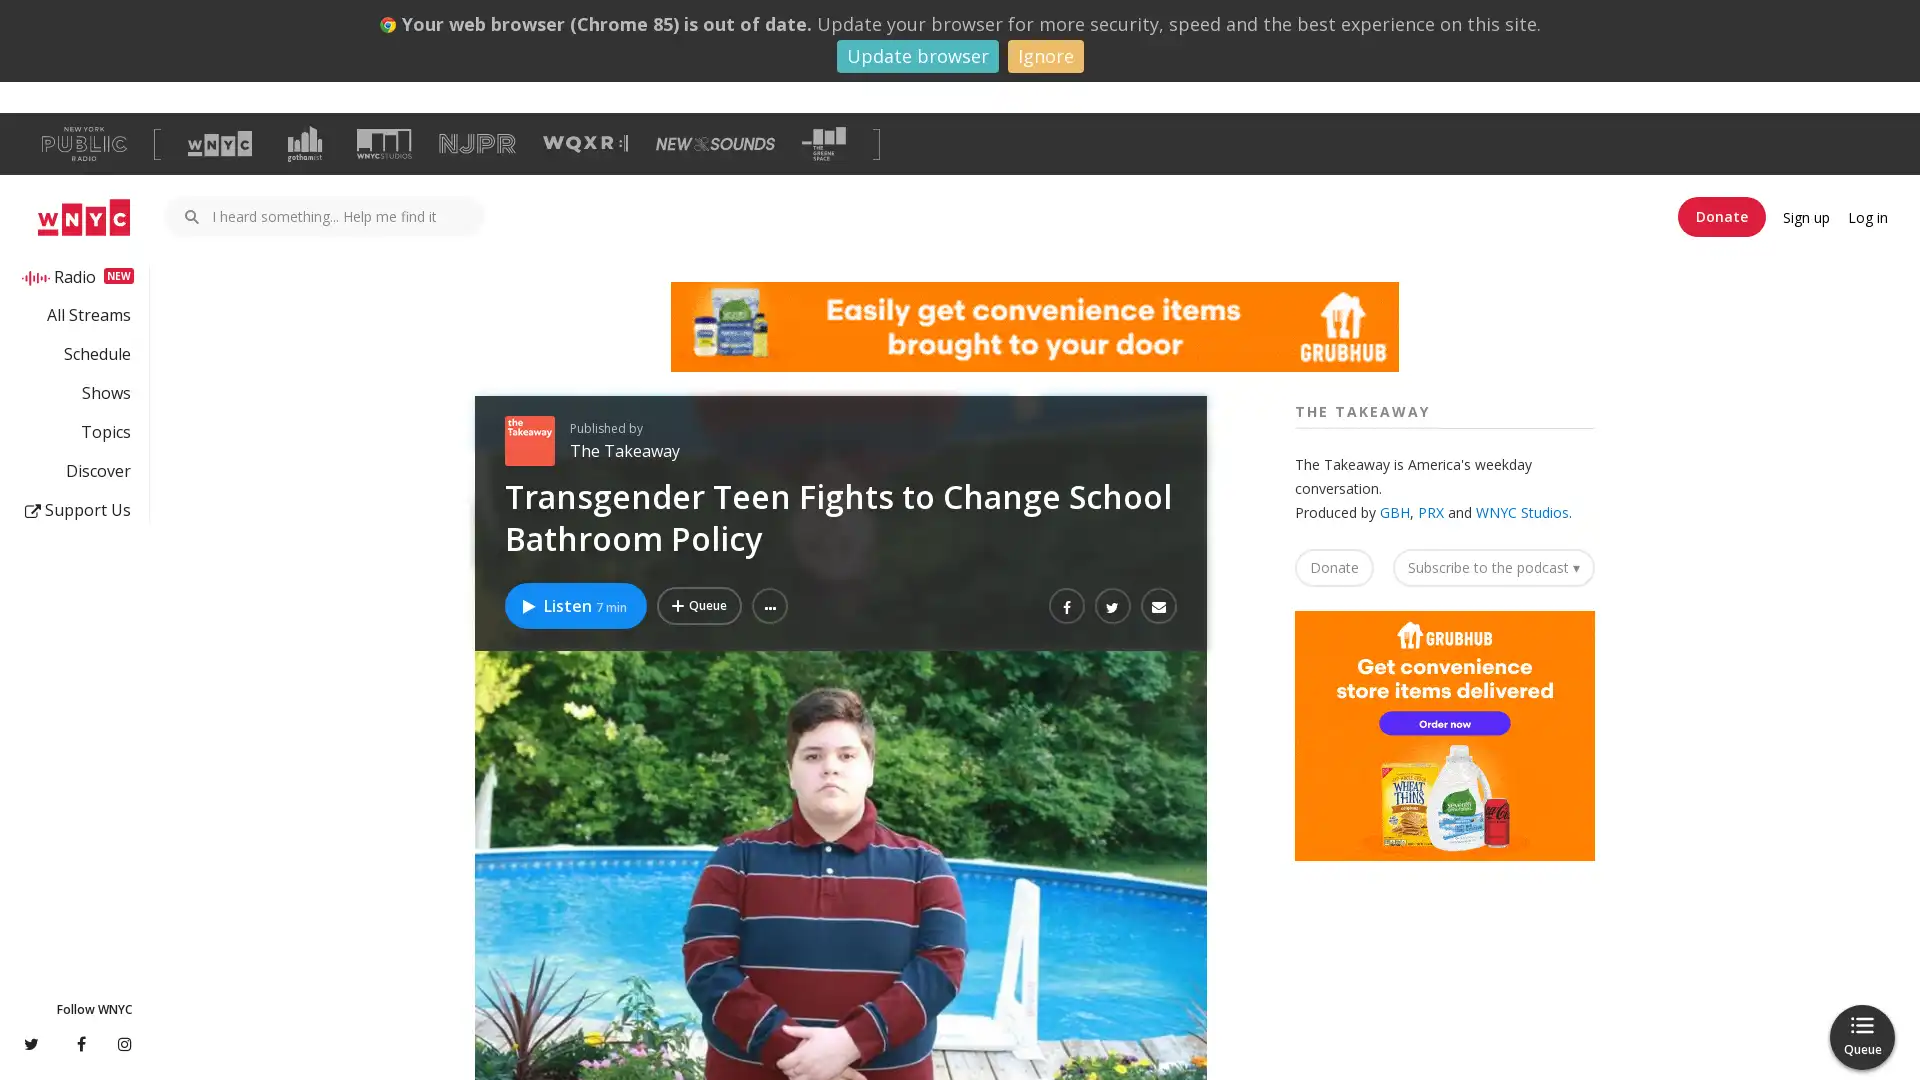 The height and width of the screenshot is (1080, 1920). I want to click on Ignore, so click(1044, 55).